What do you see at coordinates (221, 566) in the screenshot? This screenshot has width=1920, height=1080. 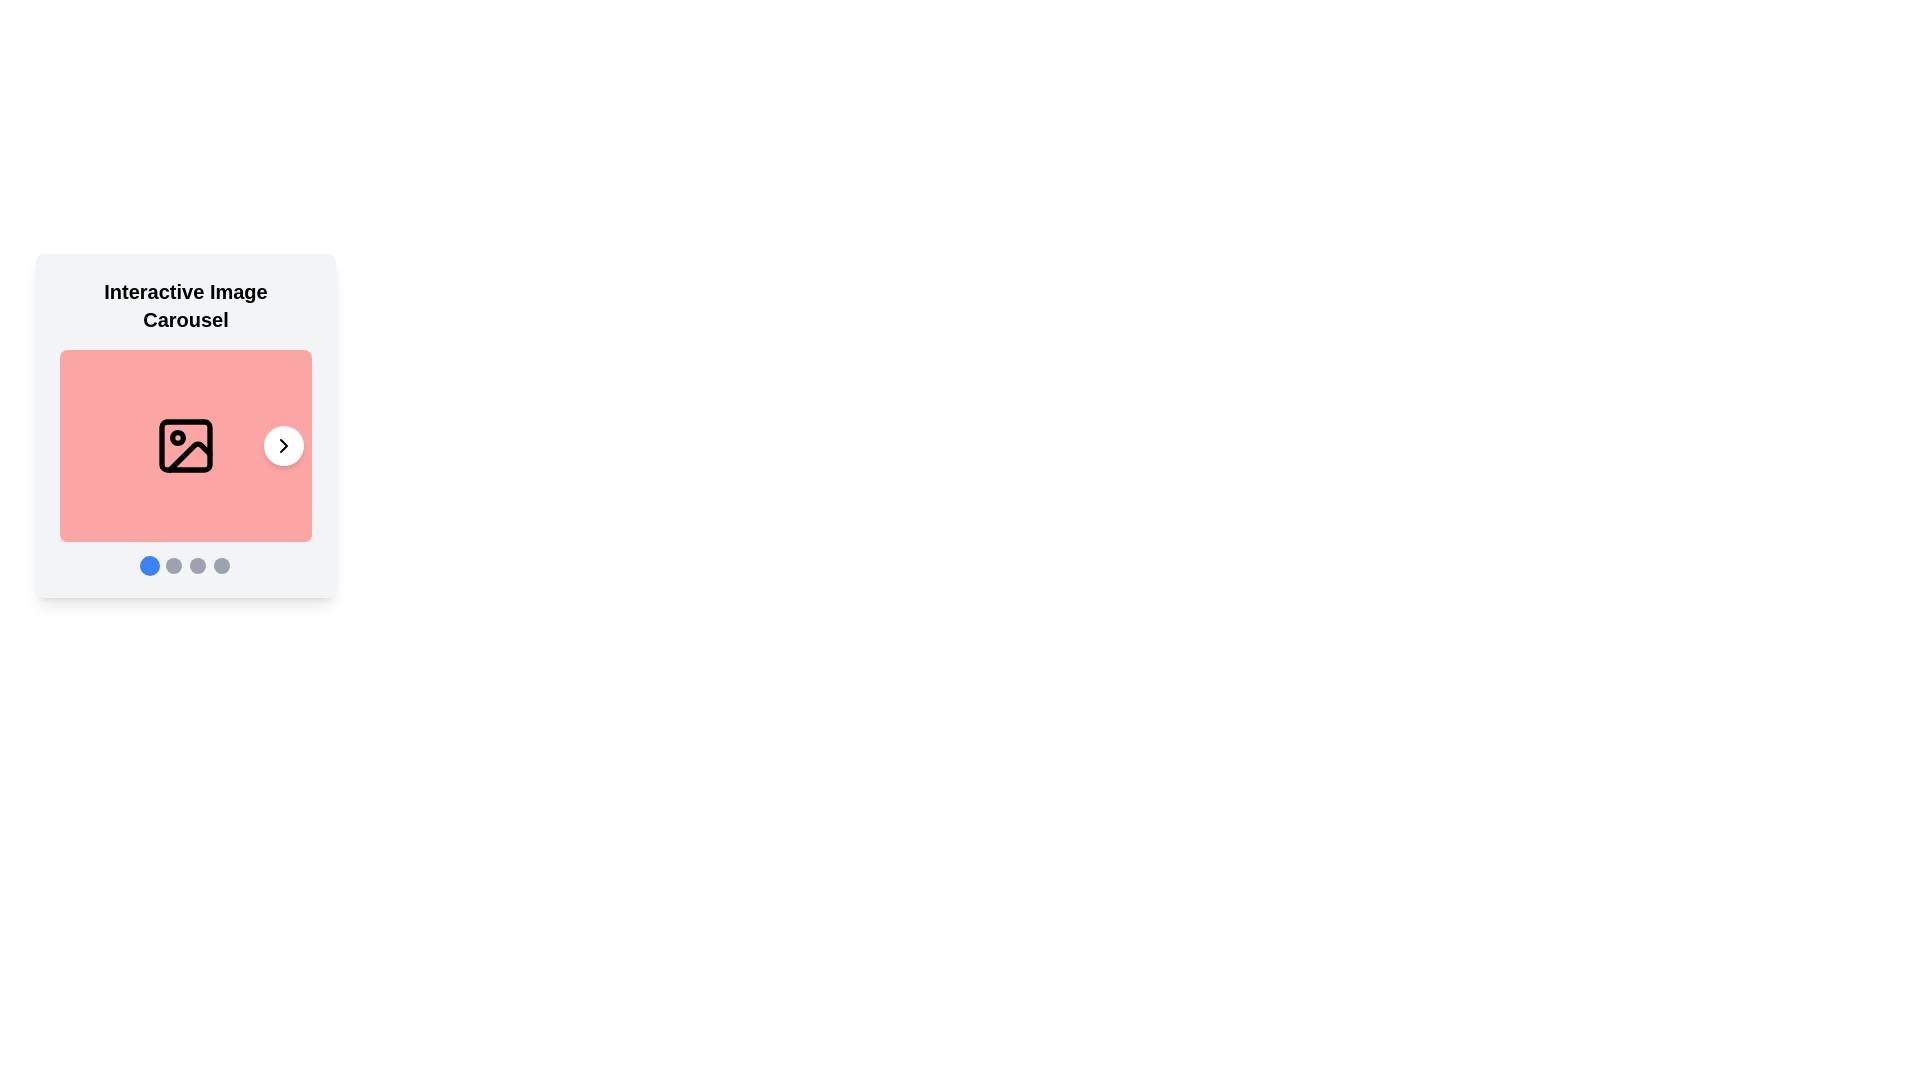 I see `the fourth navigation dot, which is a small gray circular icon located to the far right of the row of navigation dots` at bounding box center [221, 566].